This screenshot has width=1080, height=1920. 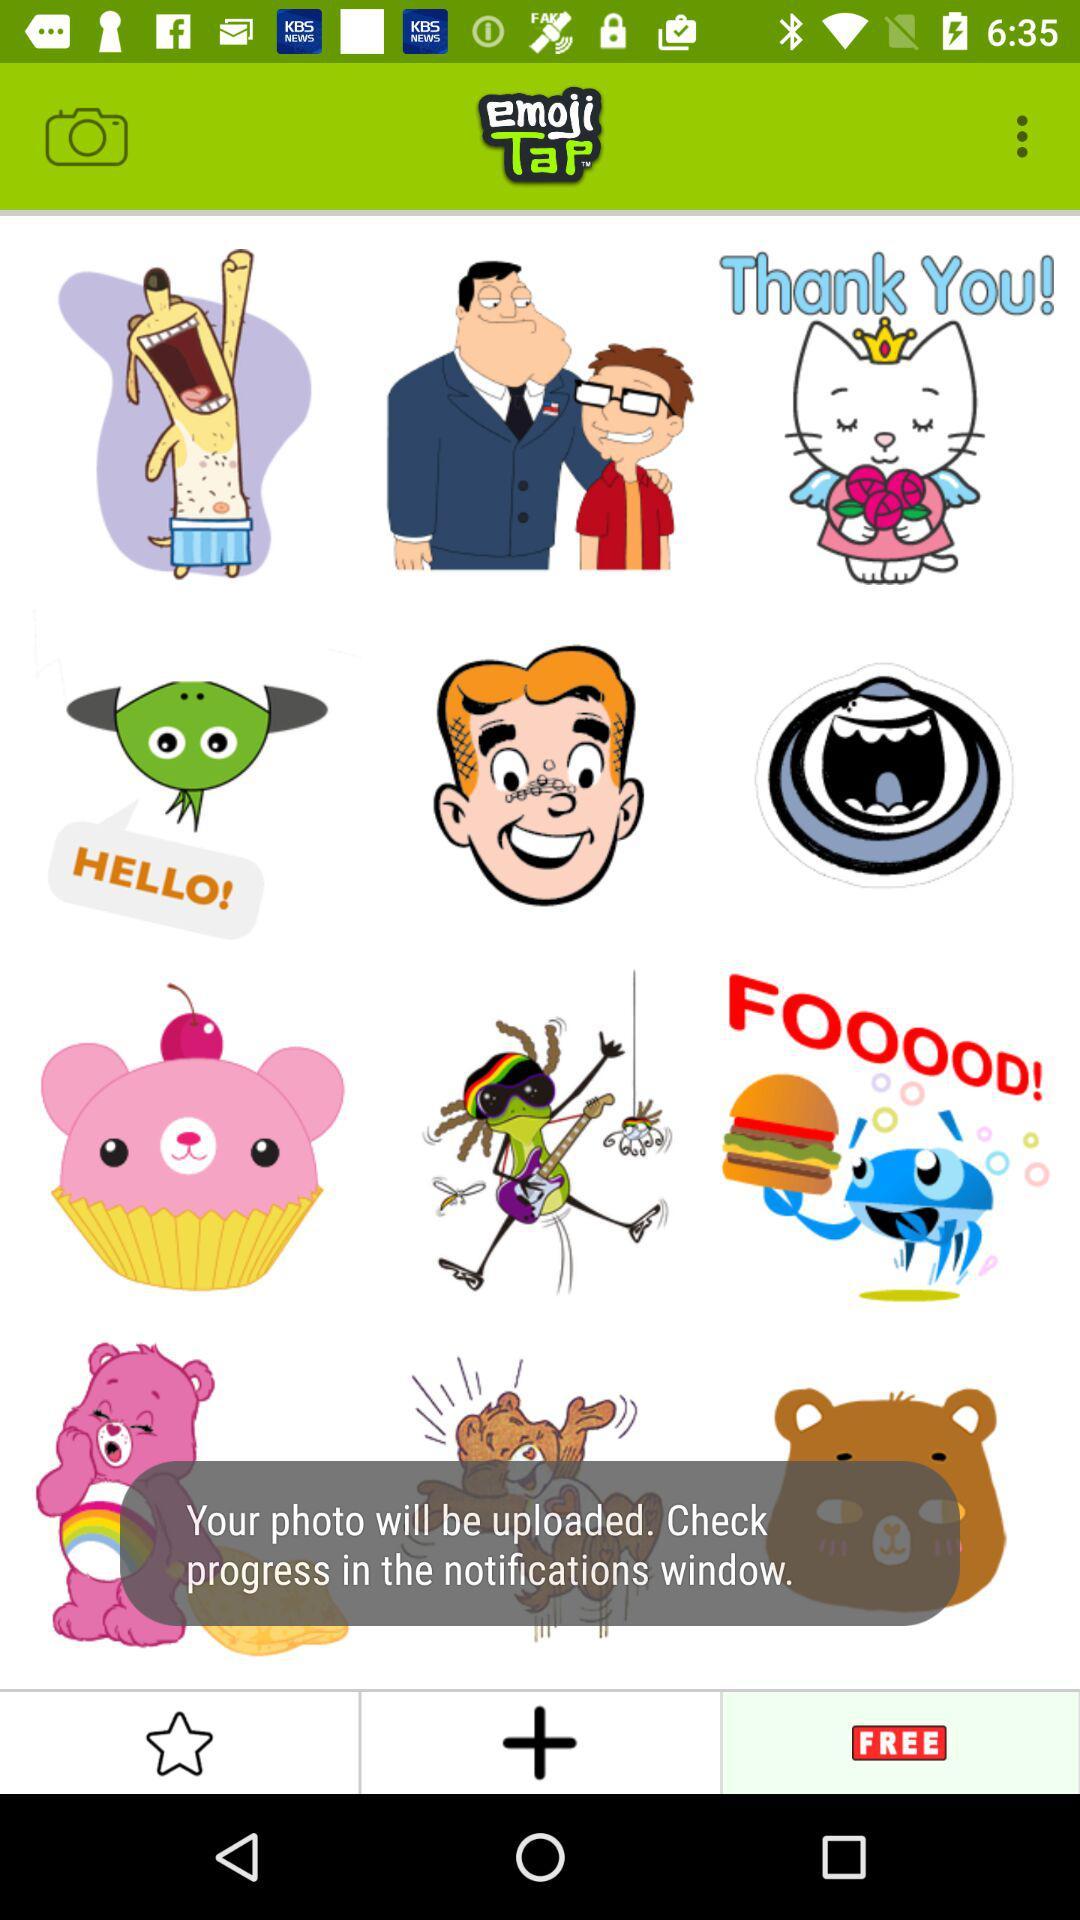 What do you see at coordinates (540, 1741) in the screenshot?
I see `the add icon` at bounding box center [540, 1741].